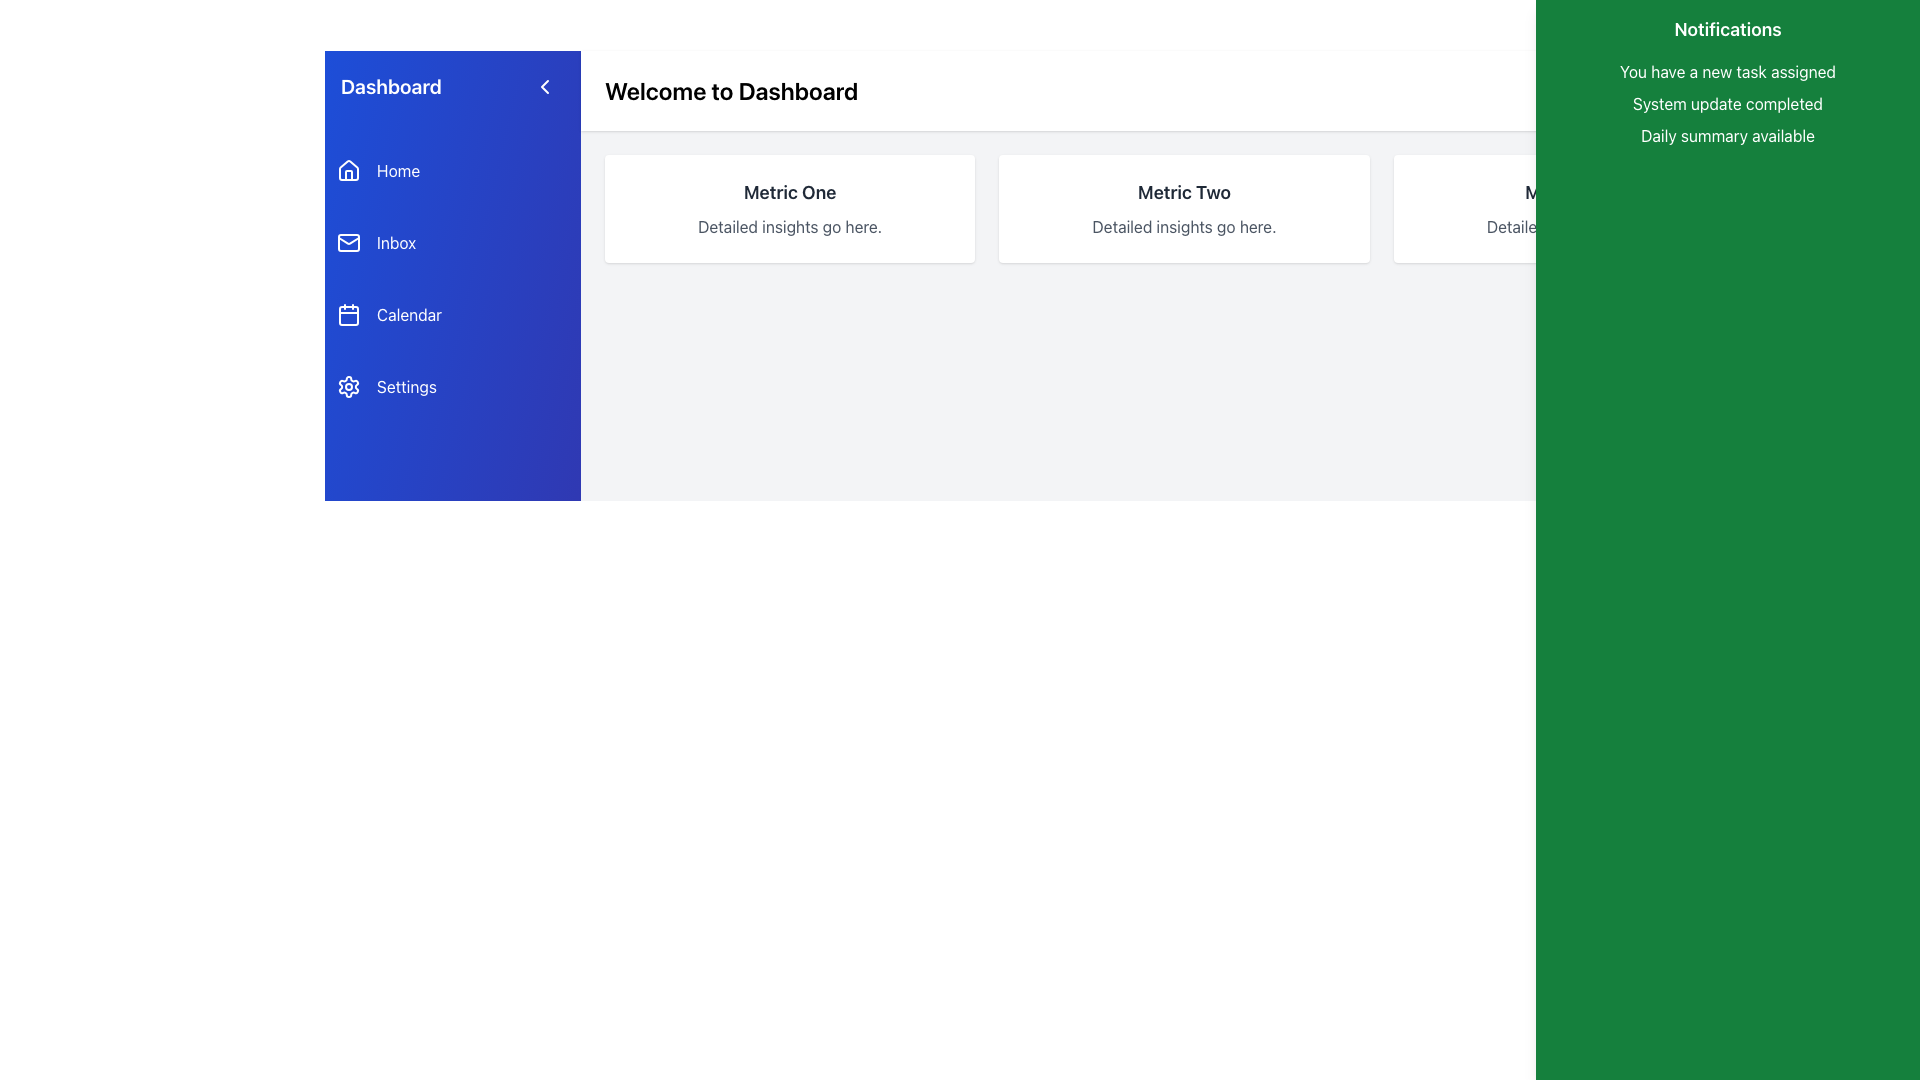  What do you see at coordinates (545, 86) in the screenshot?
I see `the chevron left icon located in the blue sidebar, adjacent to the 'Dashboard' text header` at bounding box center [545, 86].